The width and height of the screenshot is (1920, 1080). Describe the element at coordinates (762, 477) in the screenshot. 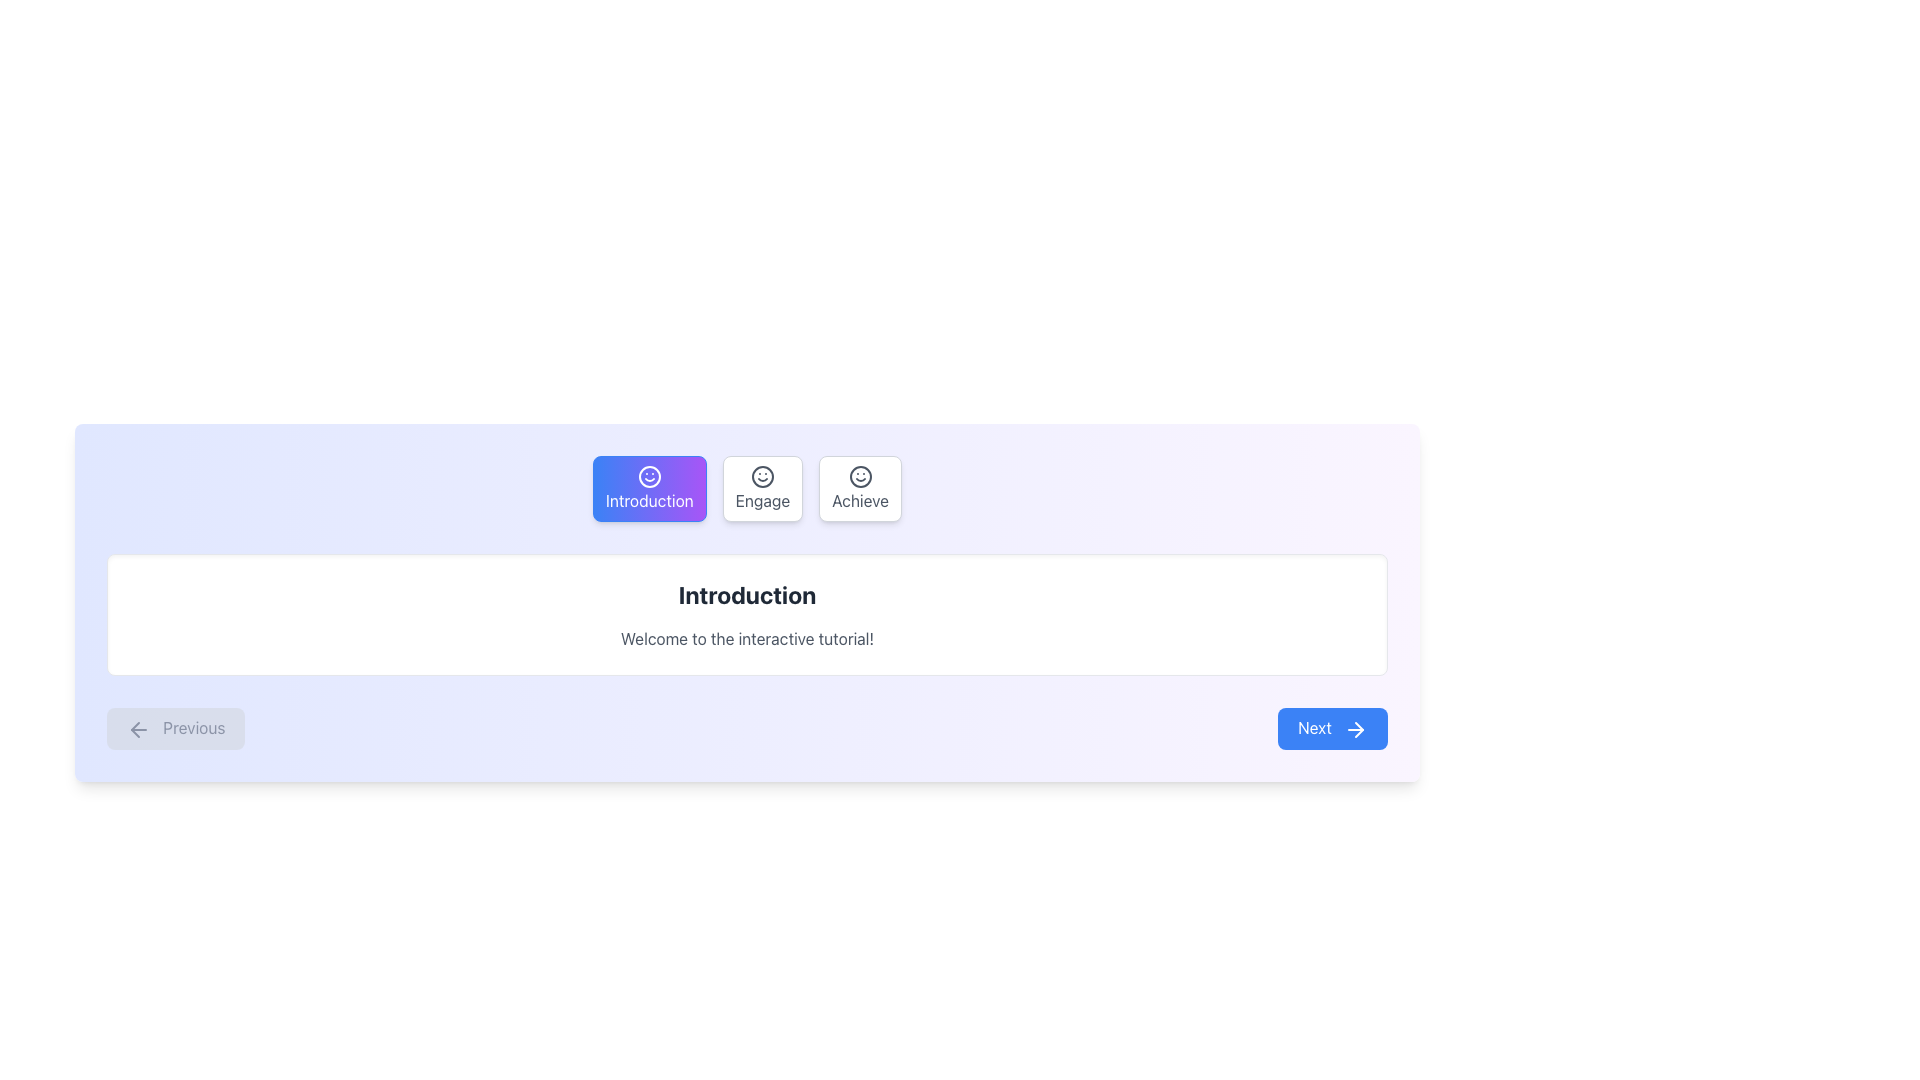

I see `the decorative SVG Circle that outlines the smiley face within the 'Engage' button, located at the center of the button between 'Introduction' and 'Achieve'` at that location.